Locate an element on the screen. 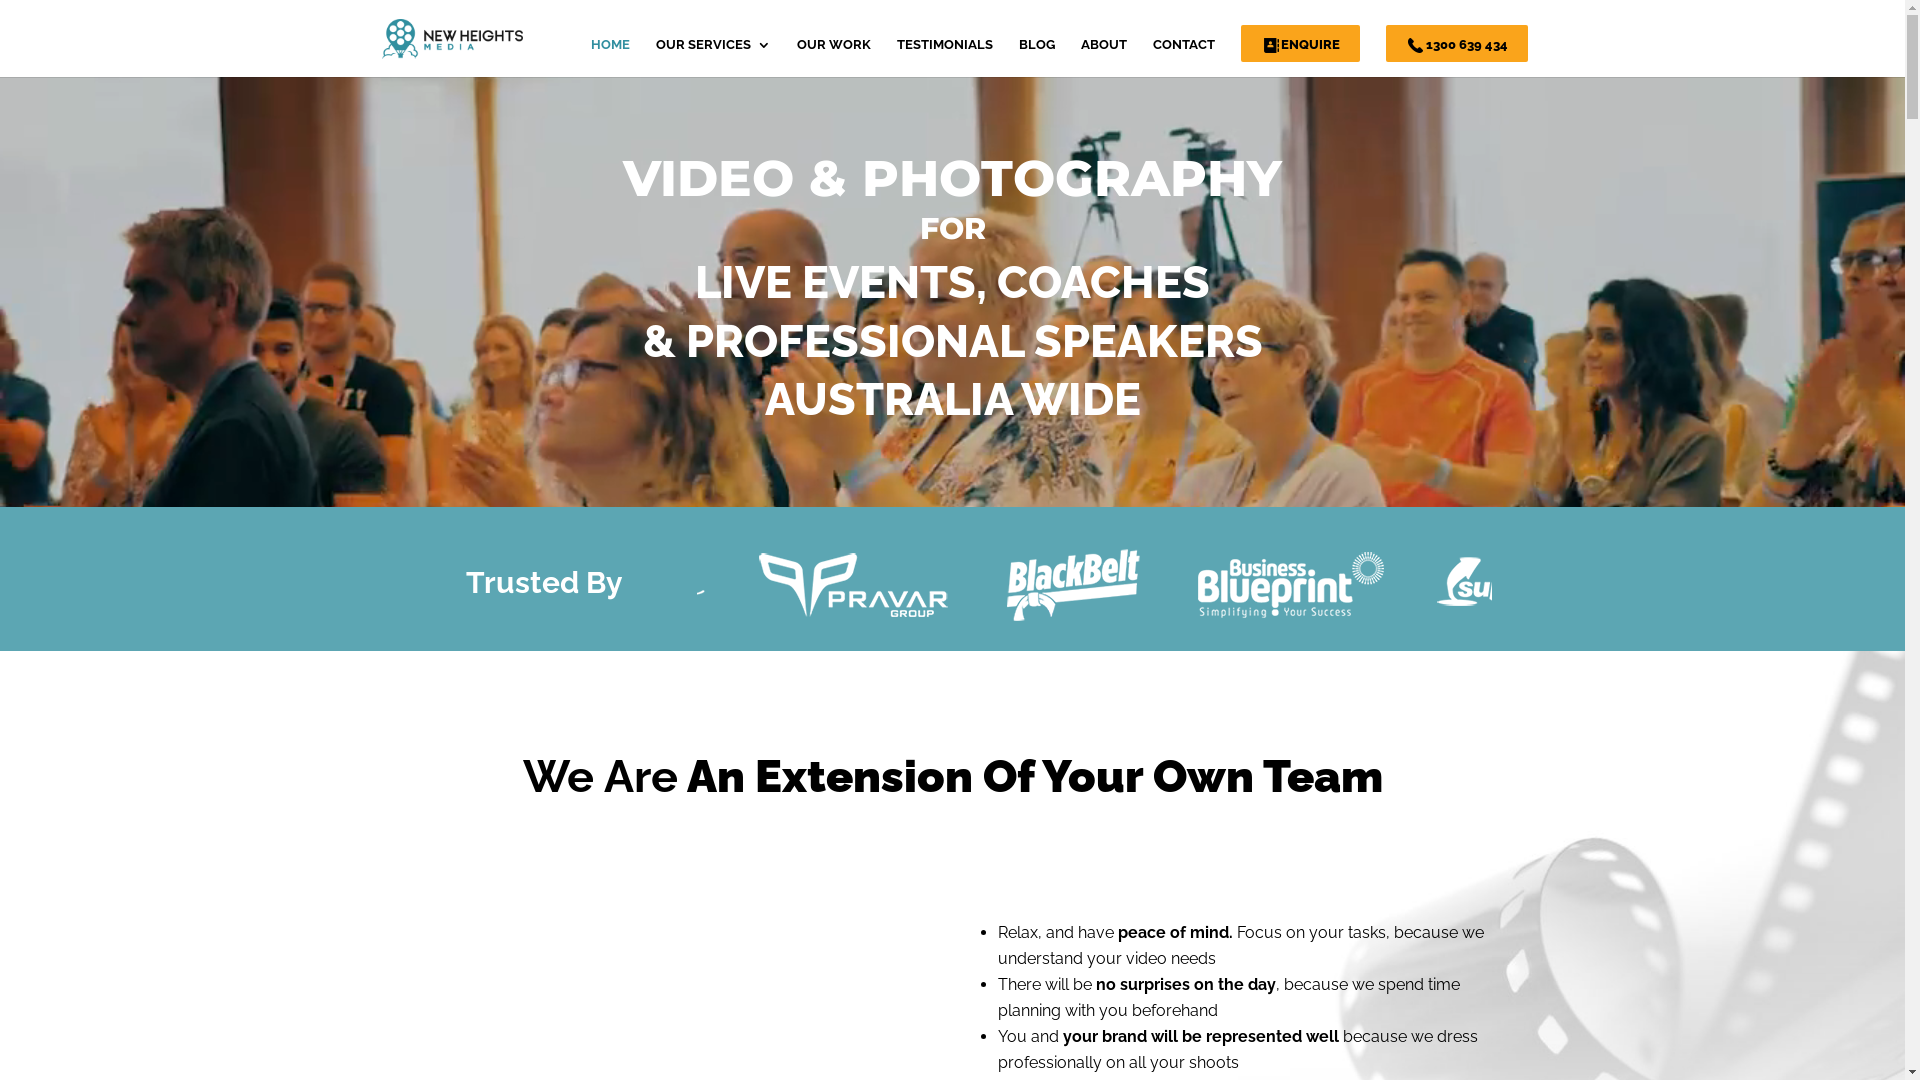  'OUR SERVICES' is located at coordinates (713, 56).